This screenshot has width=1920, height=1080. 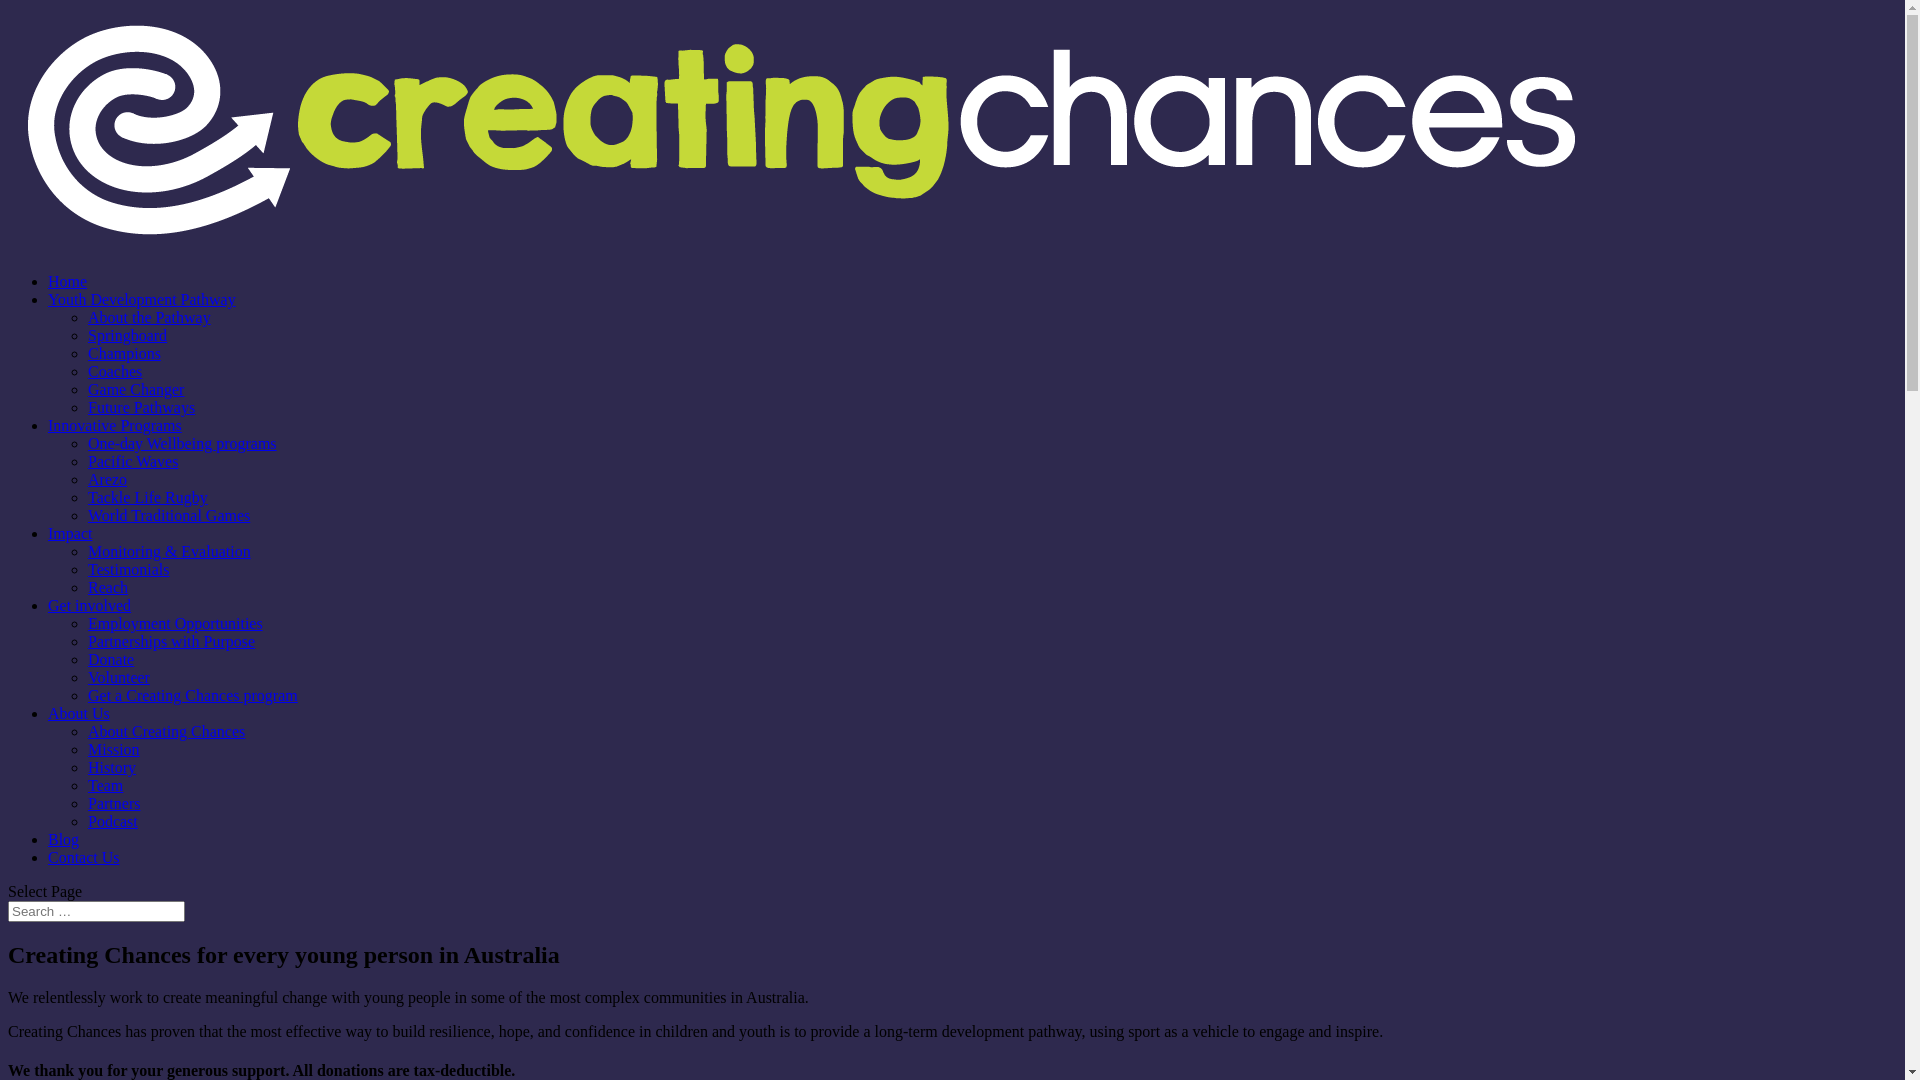 What do you see at coordinates (67, 281) in the screenshot?
I see `'Home'` at bounding box center [67, 281].